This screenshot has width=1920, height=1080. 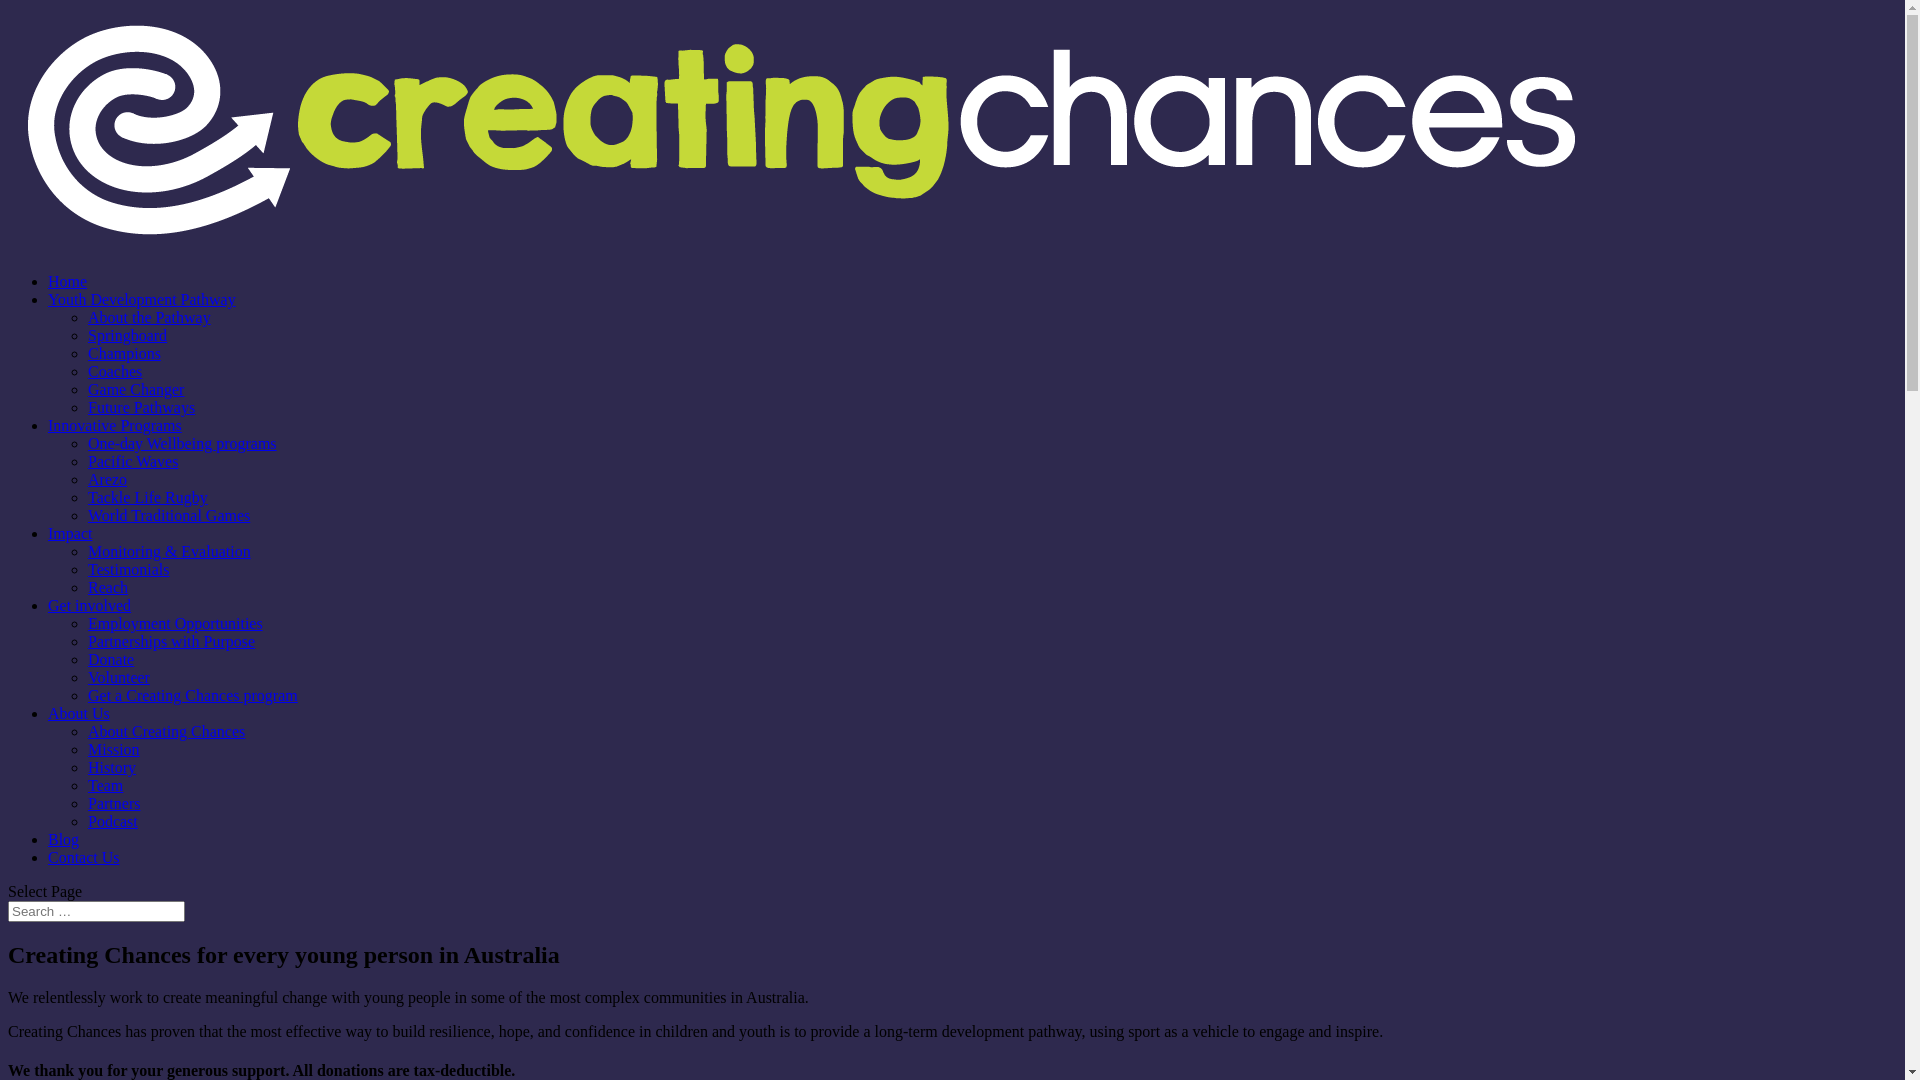 What do you see at coordinates (67, 281) in the screenshot?
I see `'Home'` at bounding box center [67, 281].